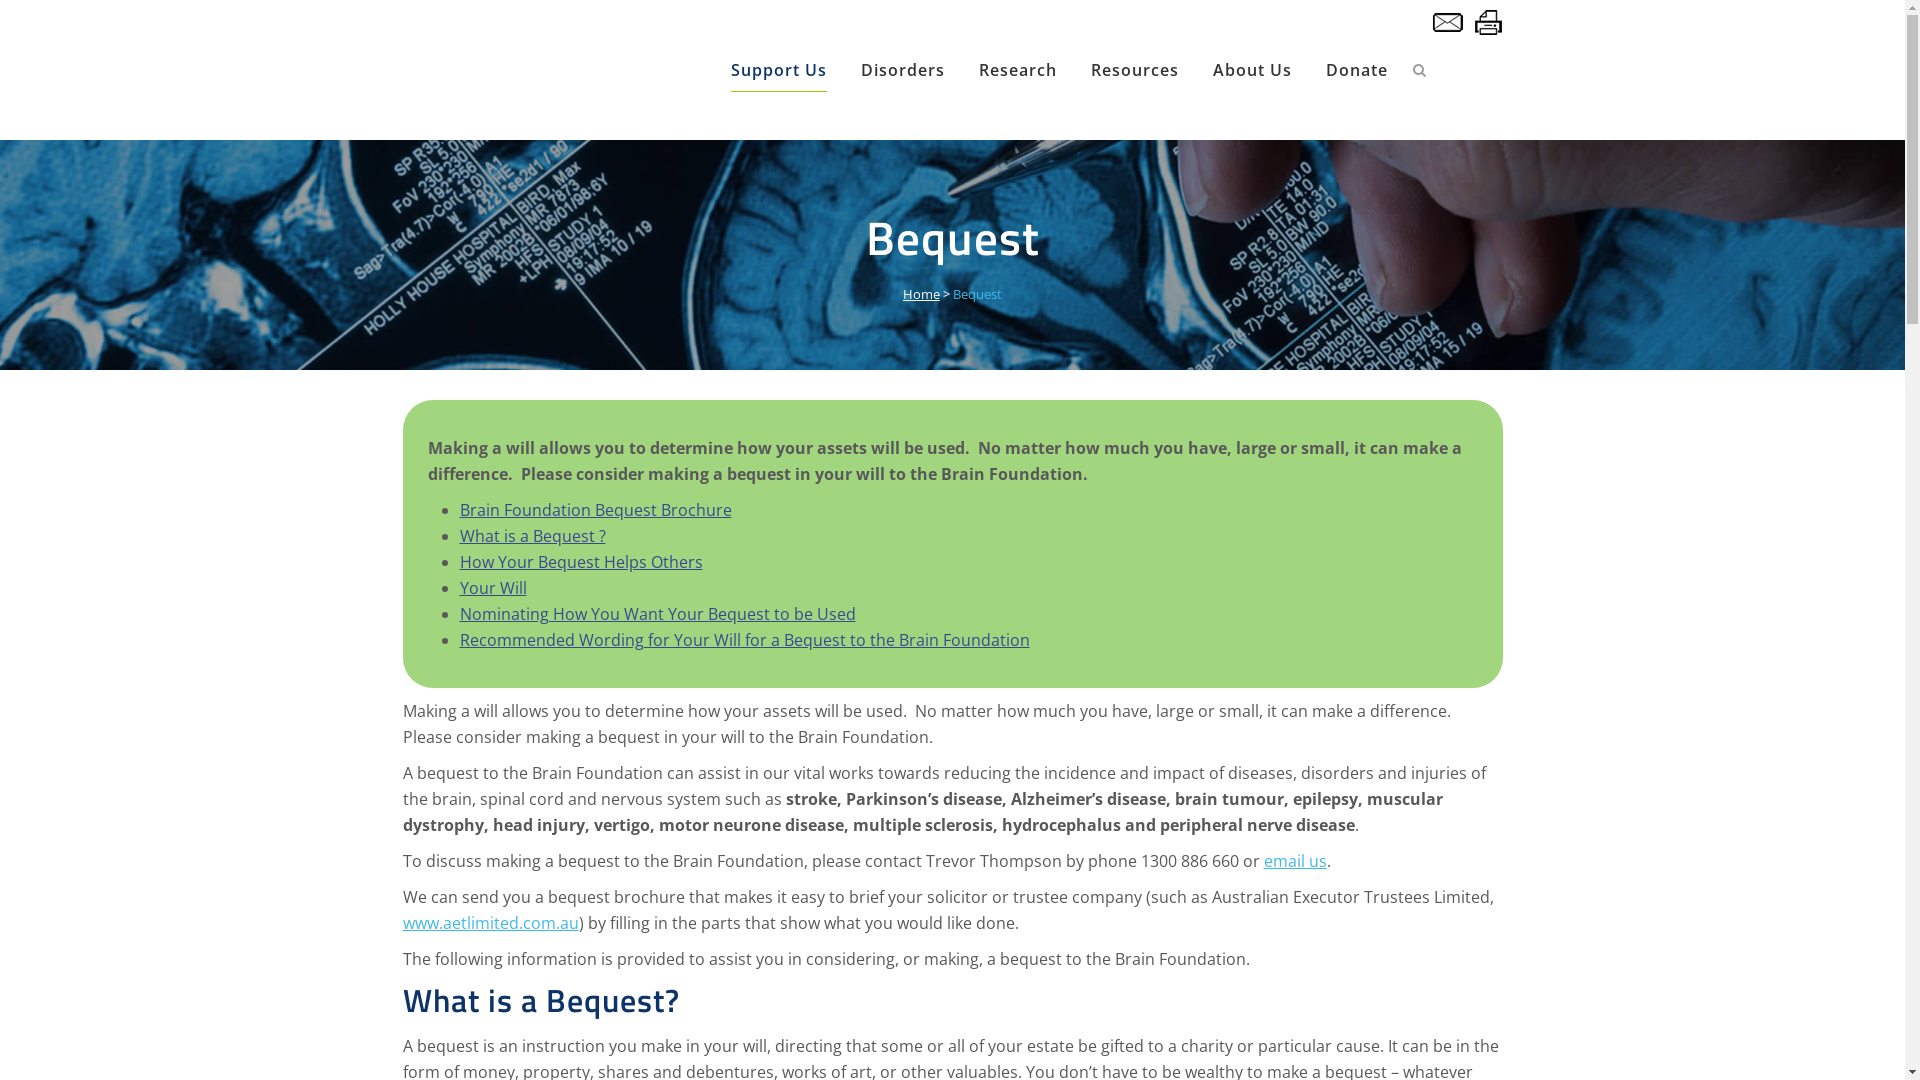 The image size is (1920, 1080). I want to click on 'Your Will', so click(459, 586).